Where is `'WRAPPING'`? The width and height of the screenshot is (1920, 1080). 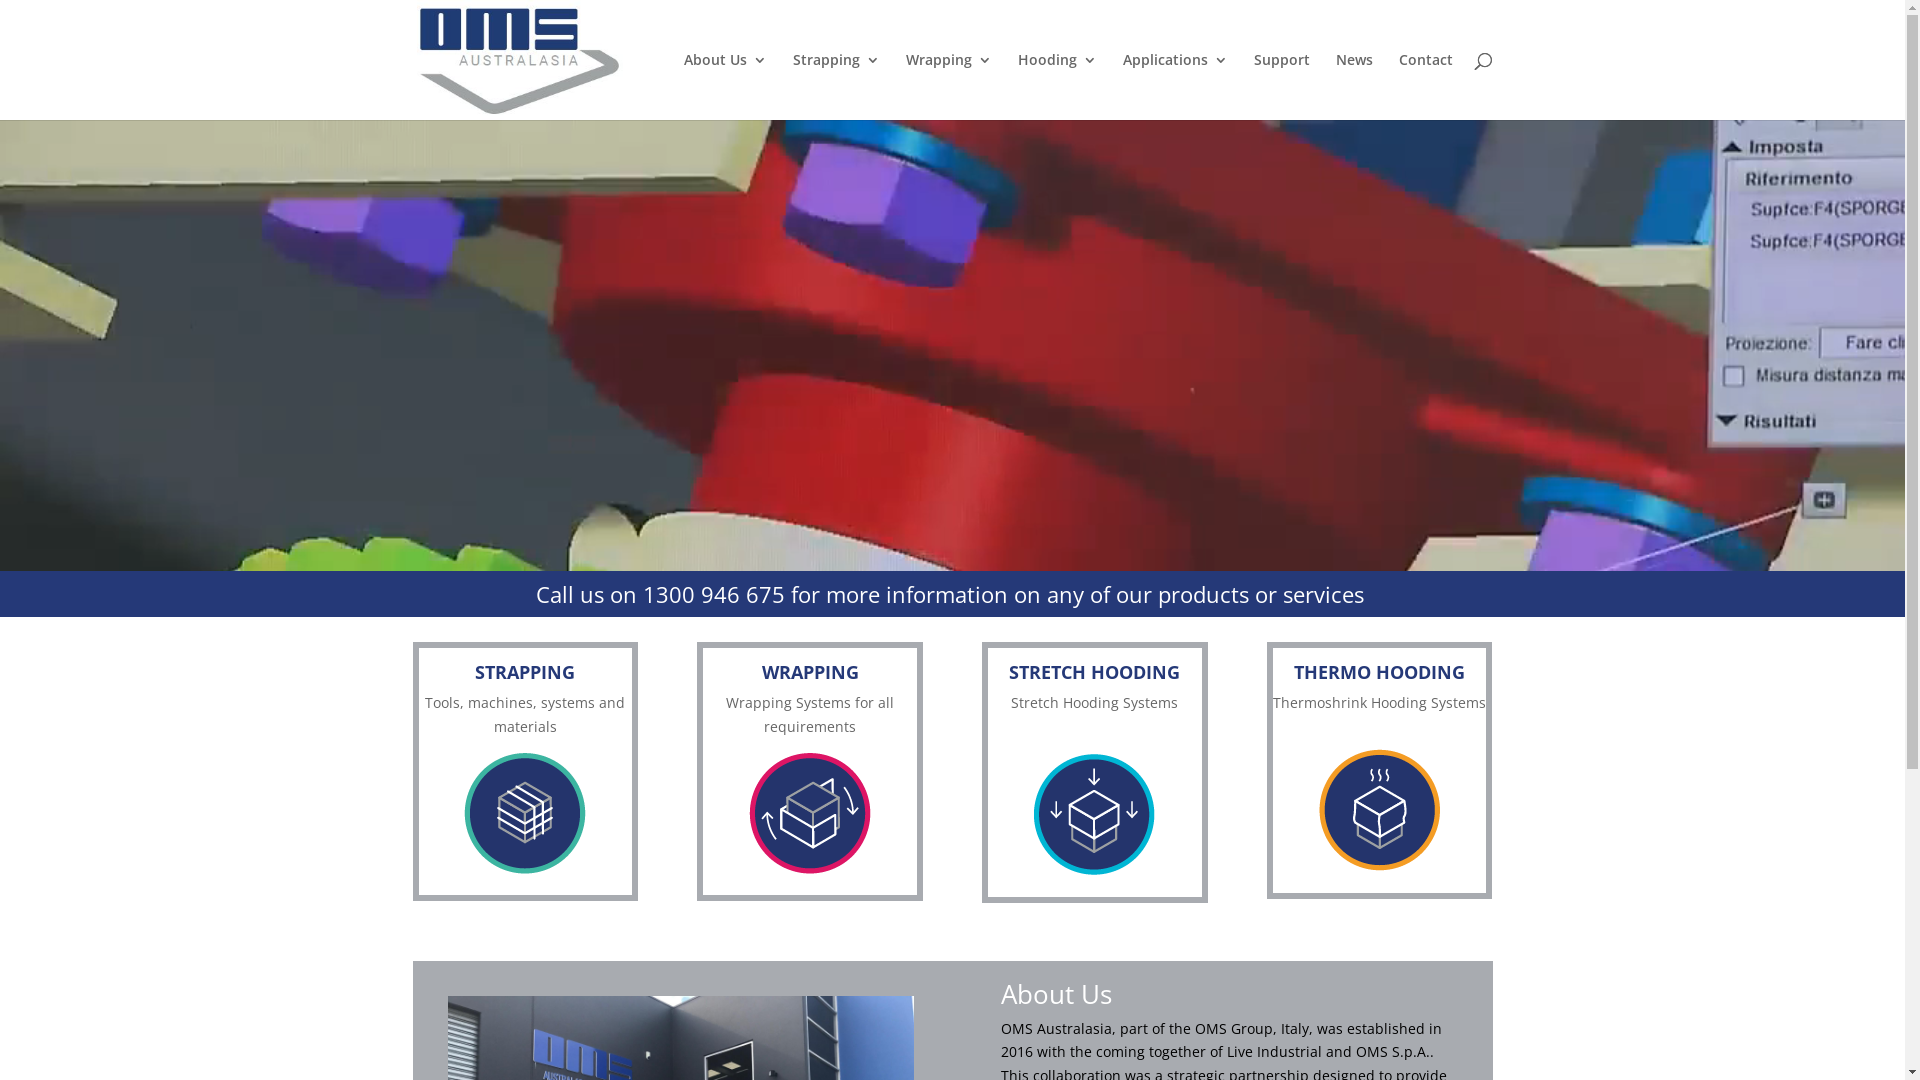
'WRAPPING' is located at coordinates (761, 671).